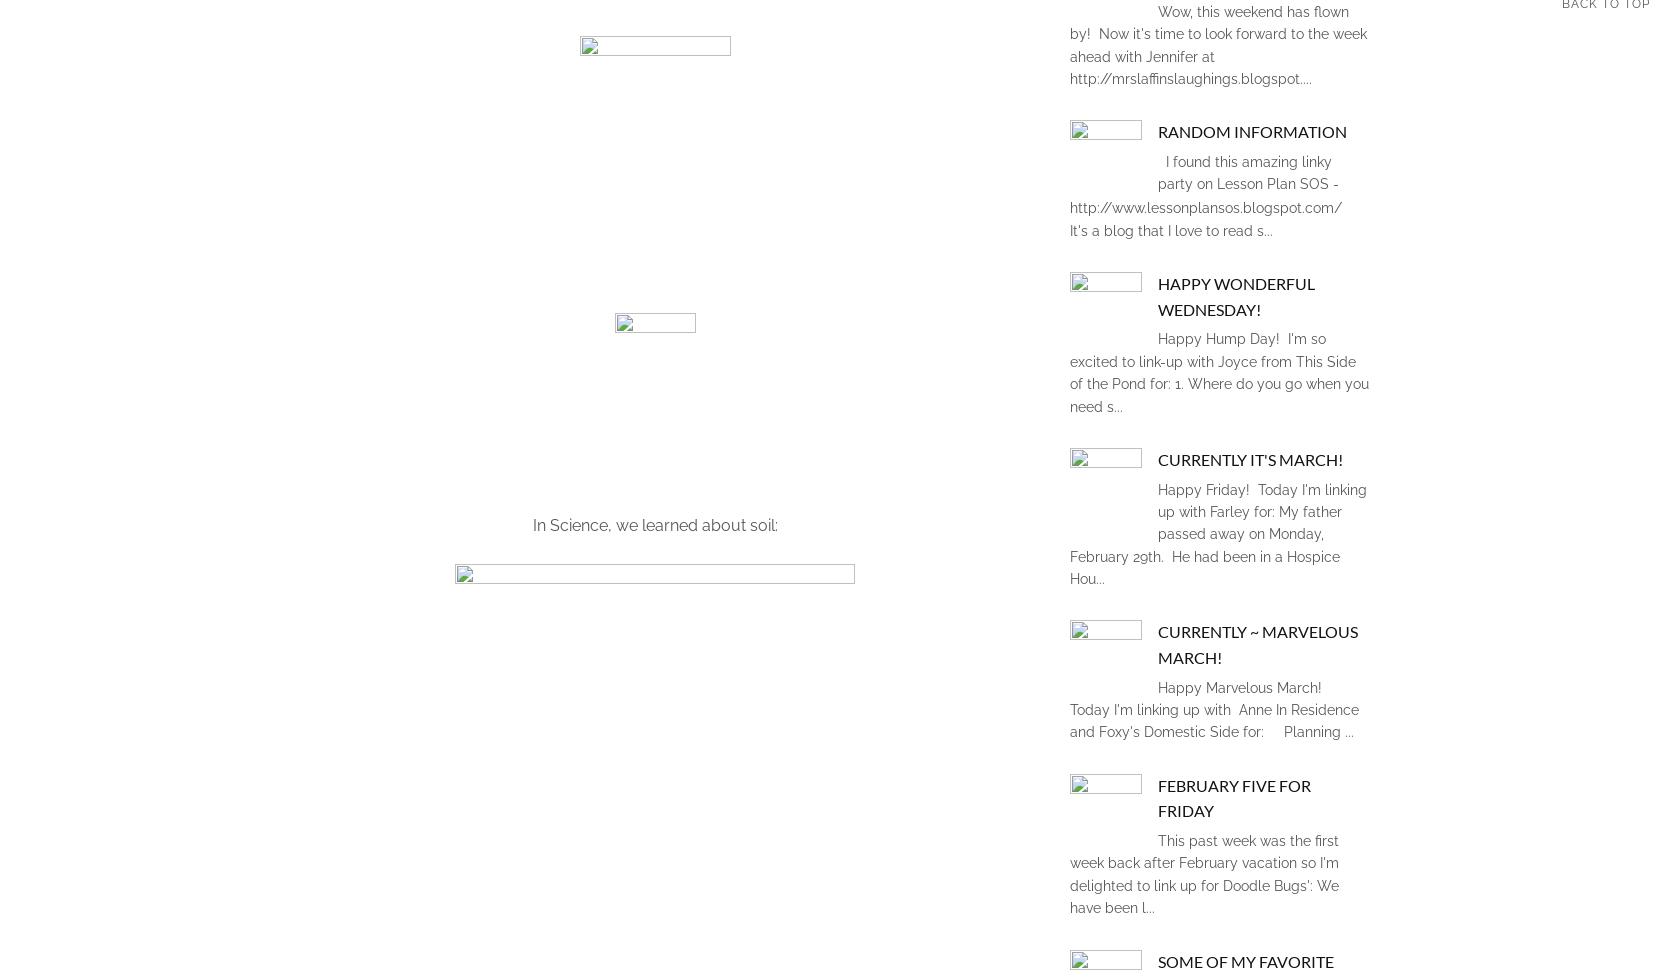  Describe the element at coordinates (1218, 44) in the screenshot. I see `'Wow, this weekend has flown by!  Now it's time to look forward to the week ahead with Jennifer at  http://mrslaffinslaughings.blogspot....'` at that location.